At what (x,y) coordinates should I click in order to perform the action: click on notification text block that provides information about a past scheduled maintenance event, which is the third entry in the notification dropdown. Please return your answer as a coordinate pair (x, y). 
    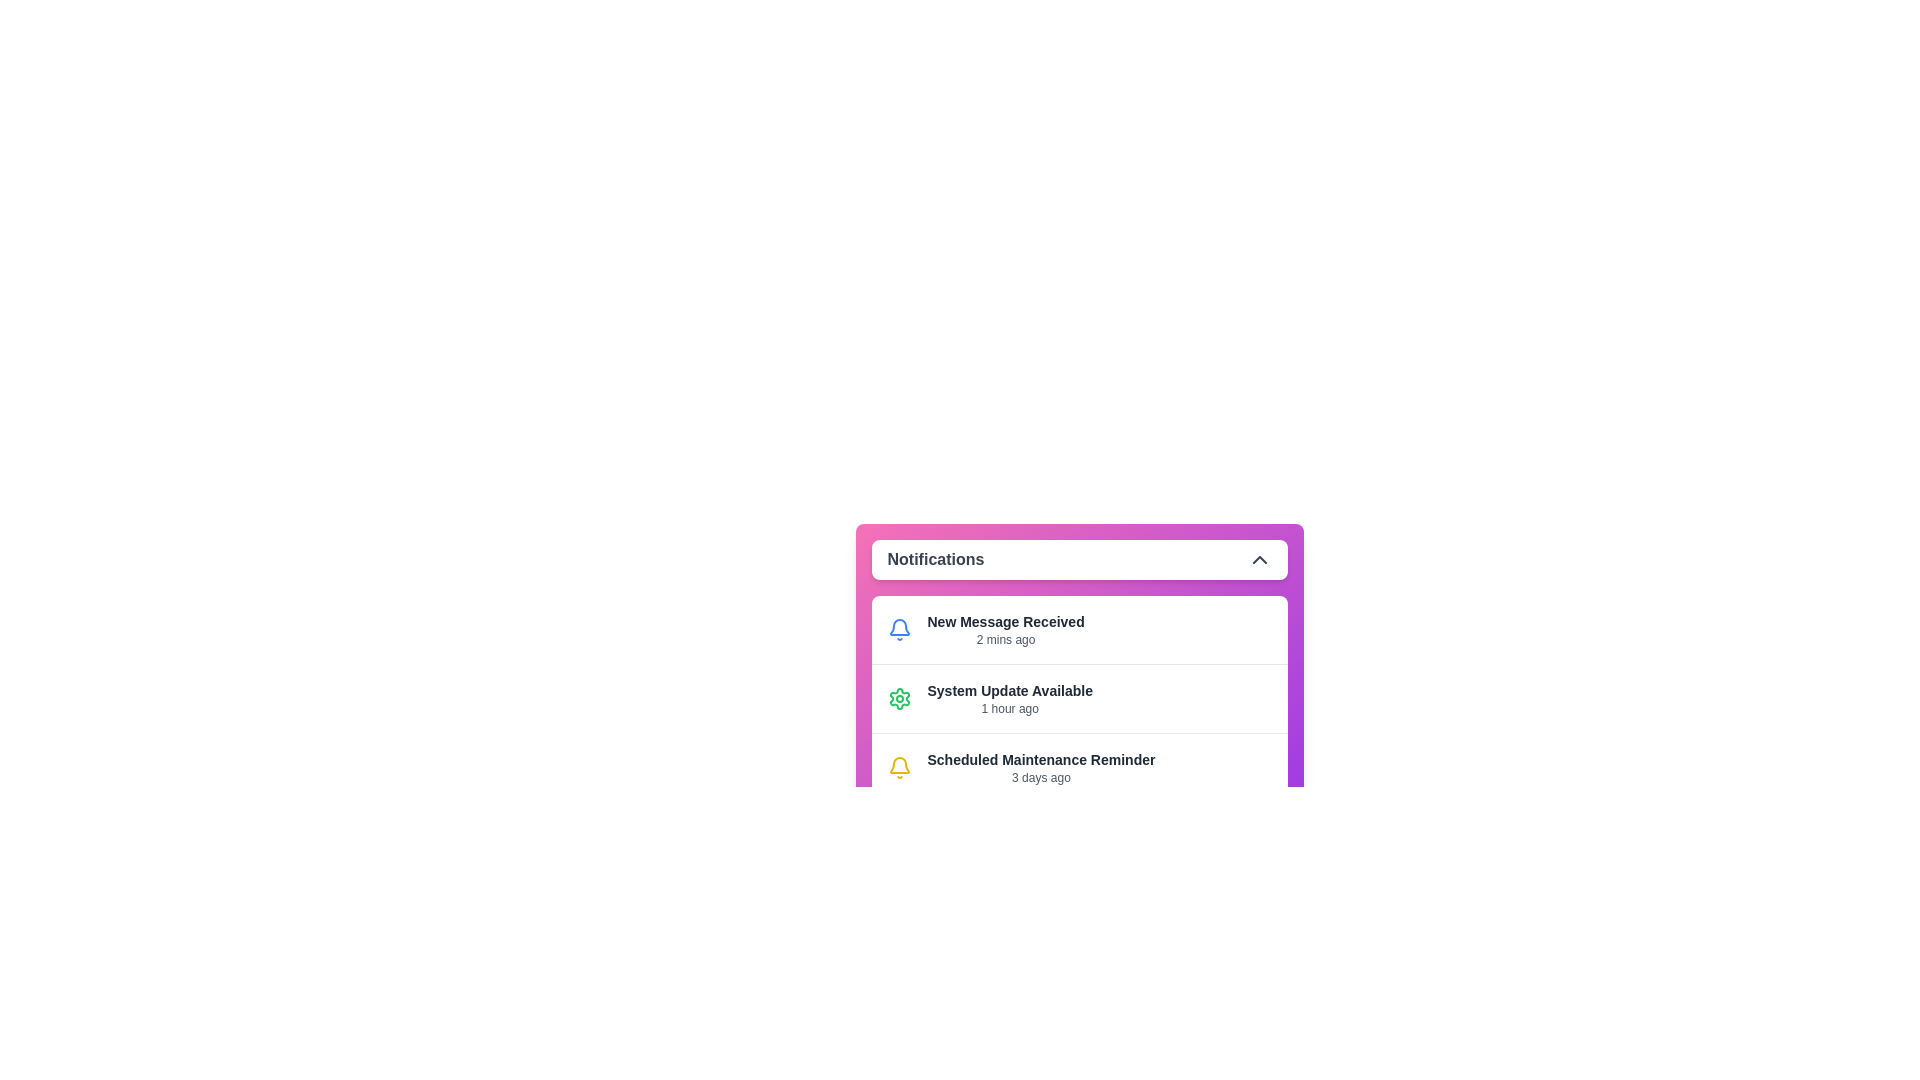
    Looking at the image, I should click on (1040, 766).